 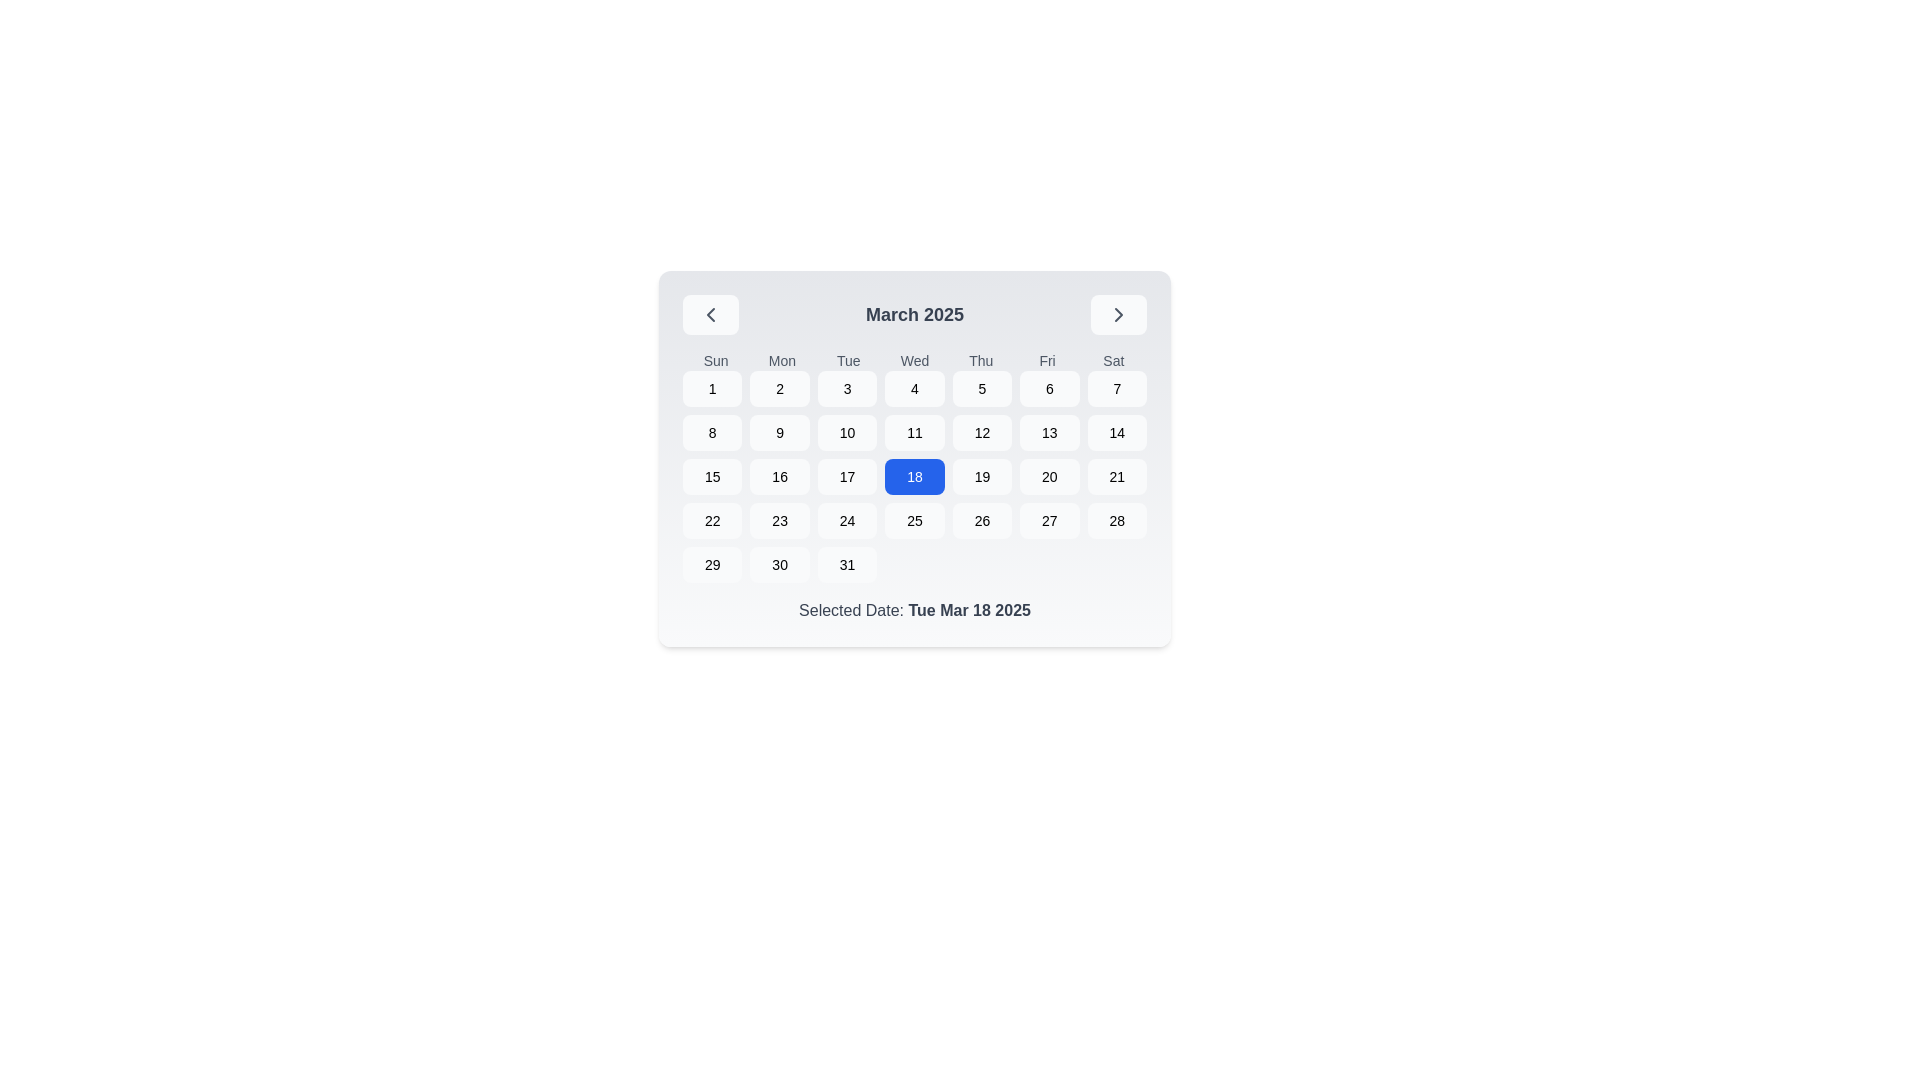 What do you see at coordinates (1116, 519) in the screenshot?
I see `the interactive button displaying the text '28' in black, located in the last column of the fifth row of the grid` at bounding box center [1116, 519].